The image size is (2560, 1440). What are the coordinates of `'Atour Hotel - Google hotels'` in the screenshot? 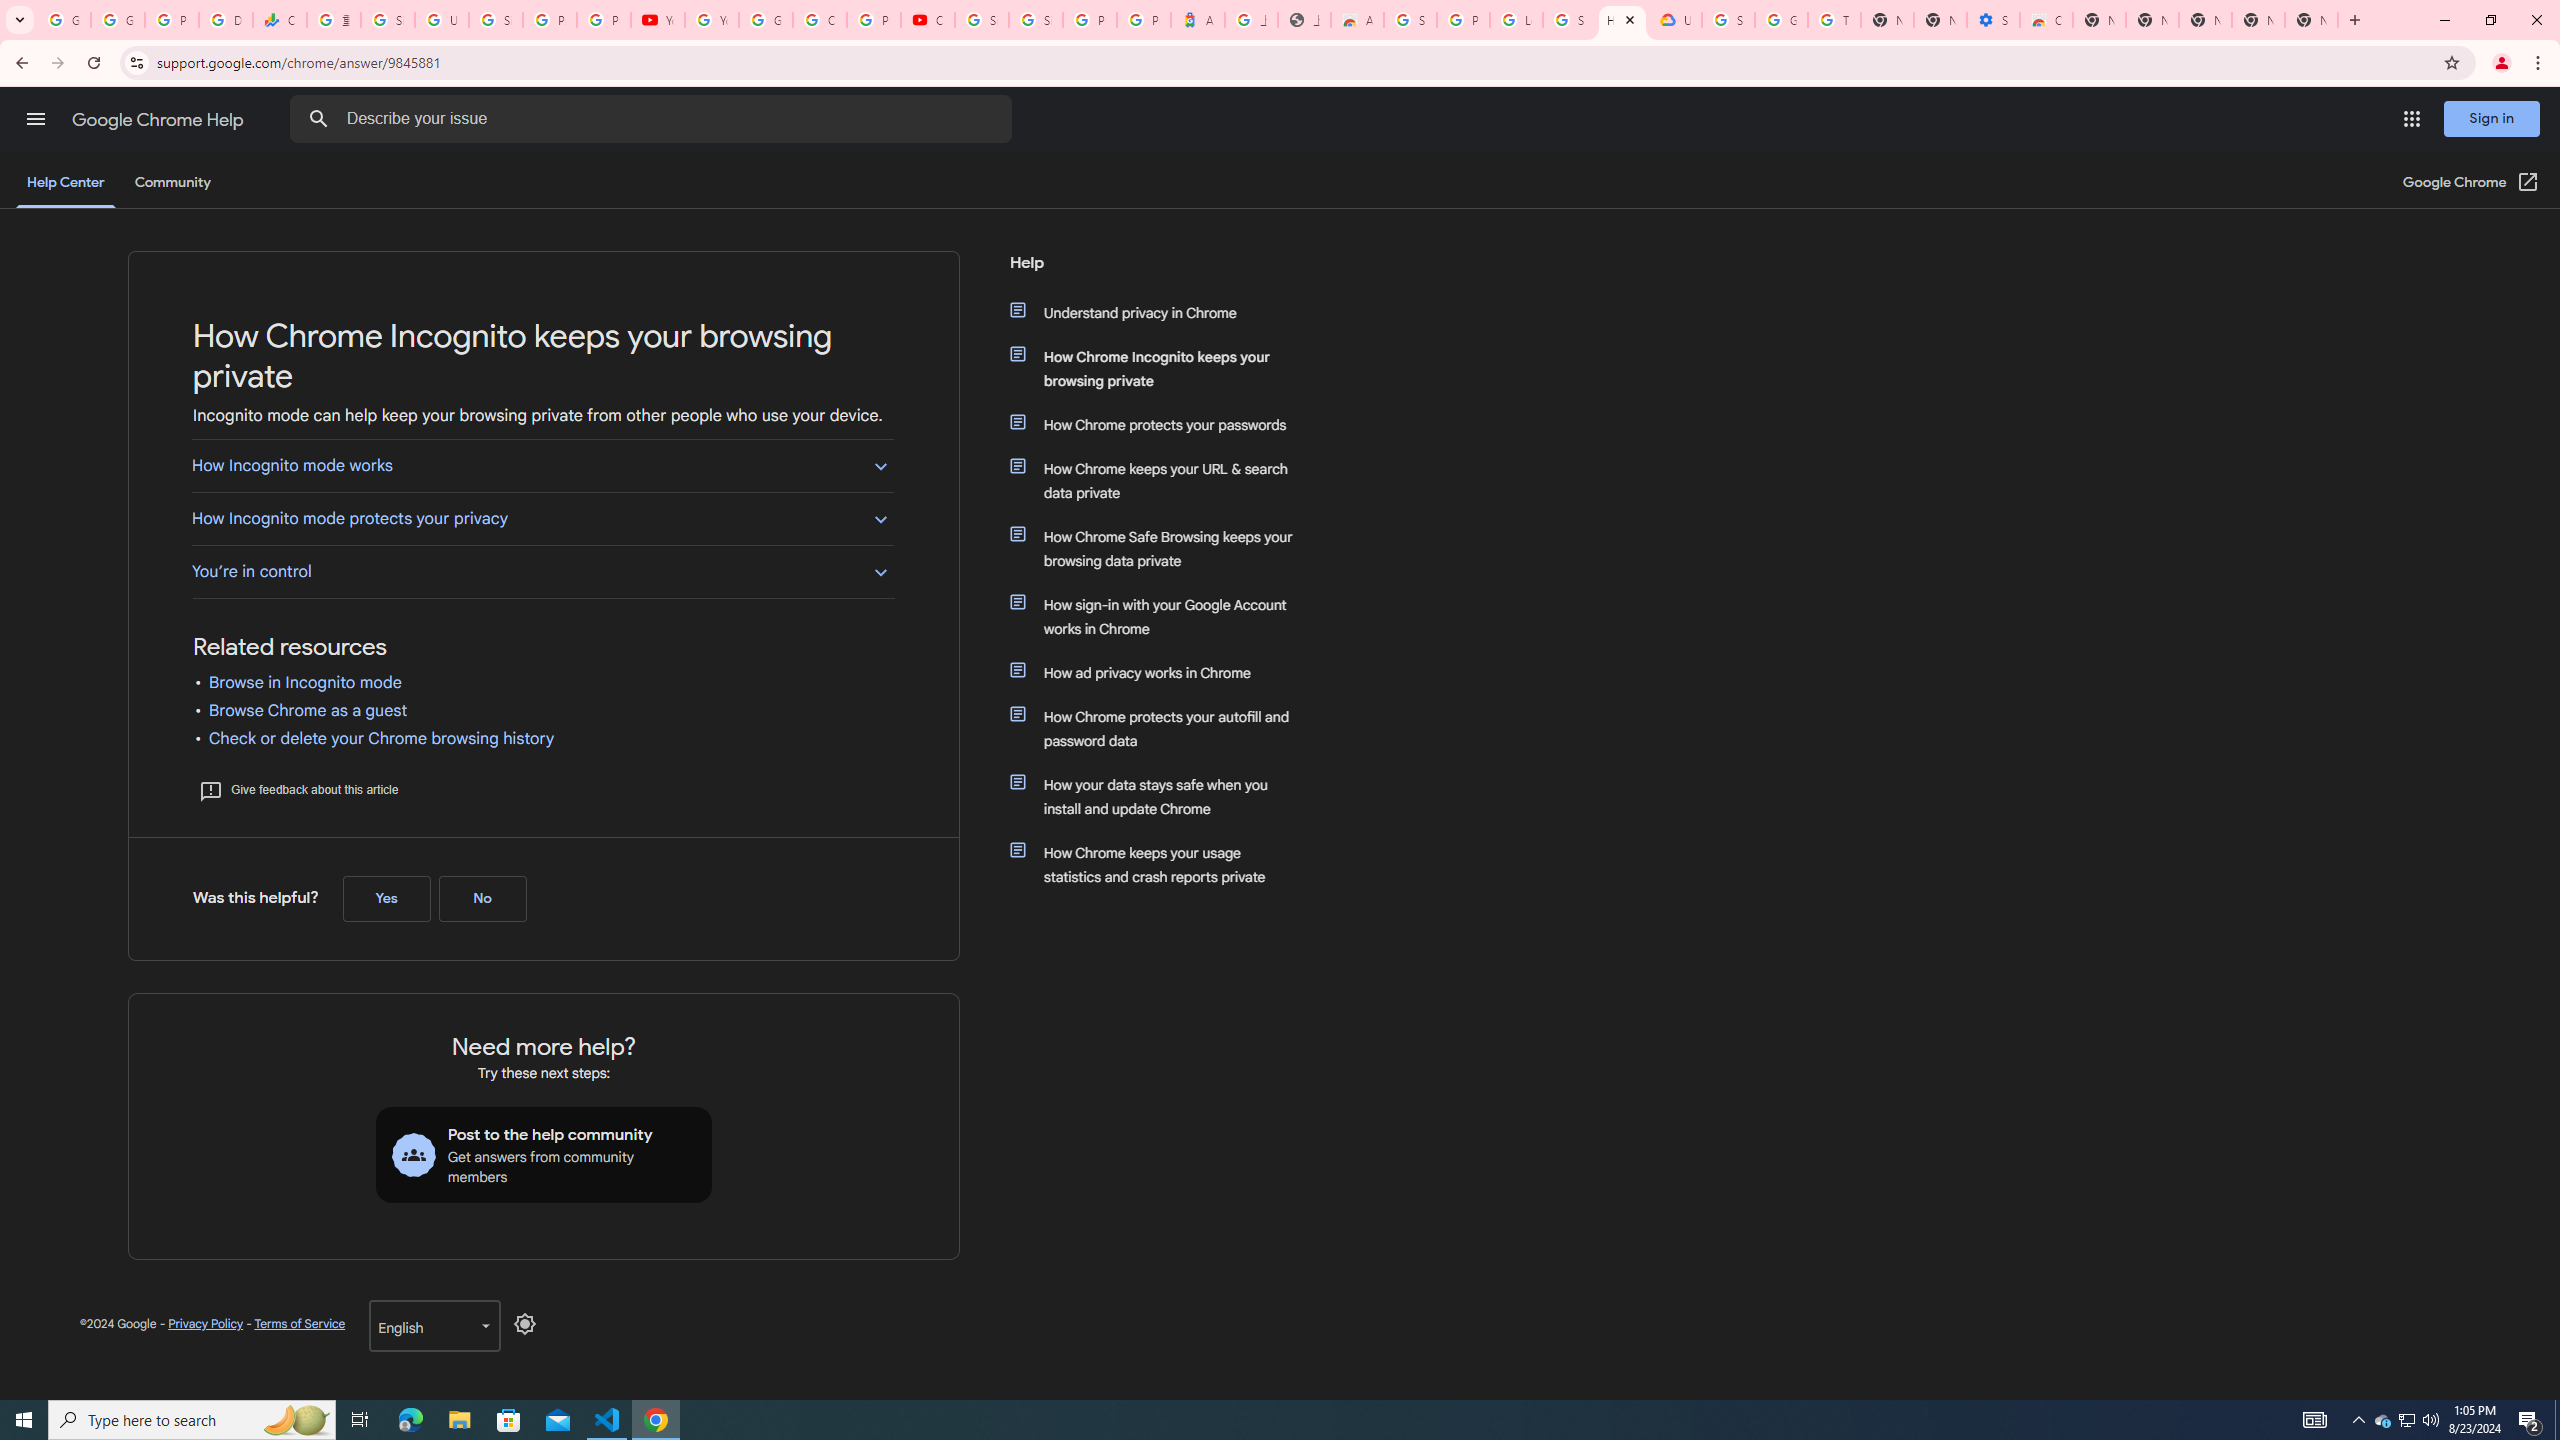 It's located at (1198, 19).